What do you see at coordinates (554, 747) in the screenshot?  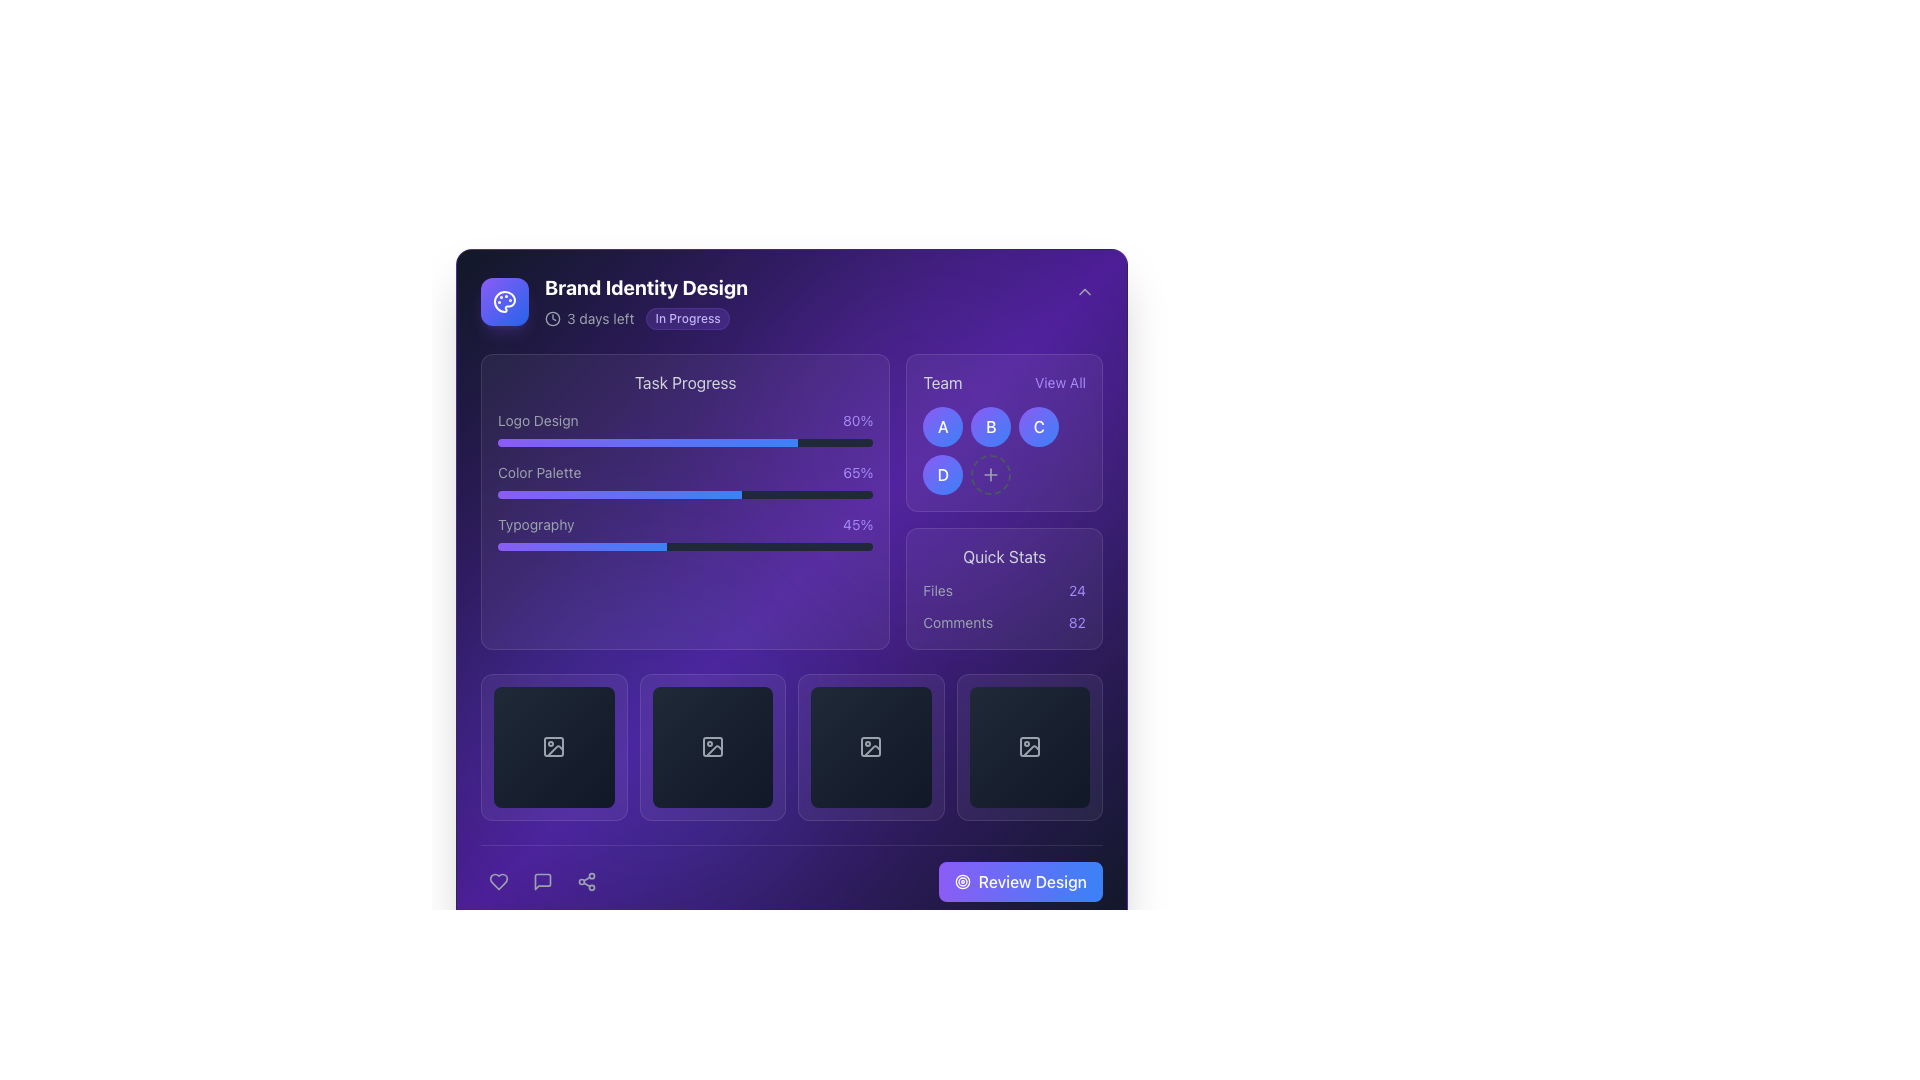 I see `the first icon representing an image placeholder located at the bottom-center of the interface` at bounding box center [554, 747].